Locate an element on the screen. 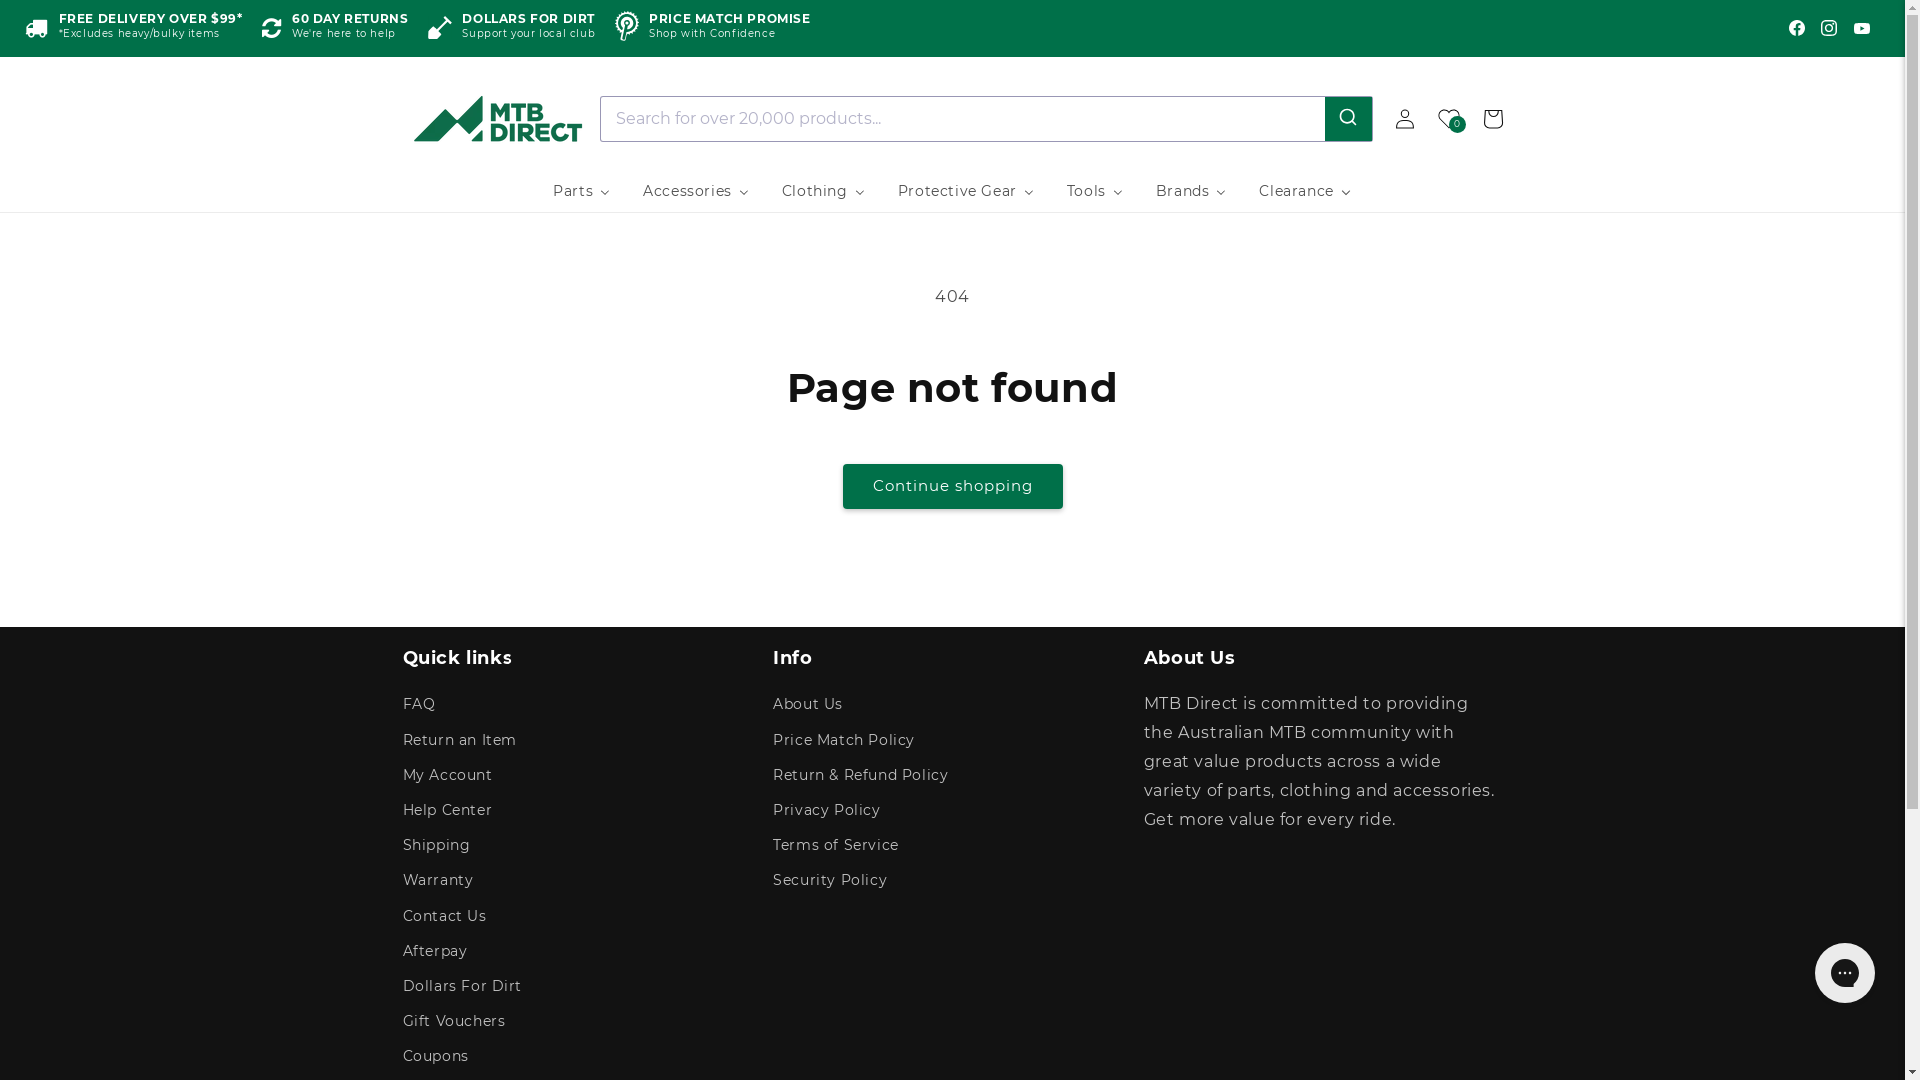 The width and height of the screenshot is (1920, 1080). 'Find us on Facebook' is located at coordinates (1796, 27).